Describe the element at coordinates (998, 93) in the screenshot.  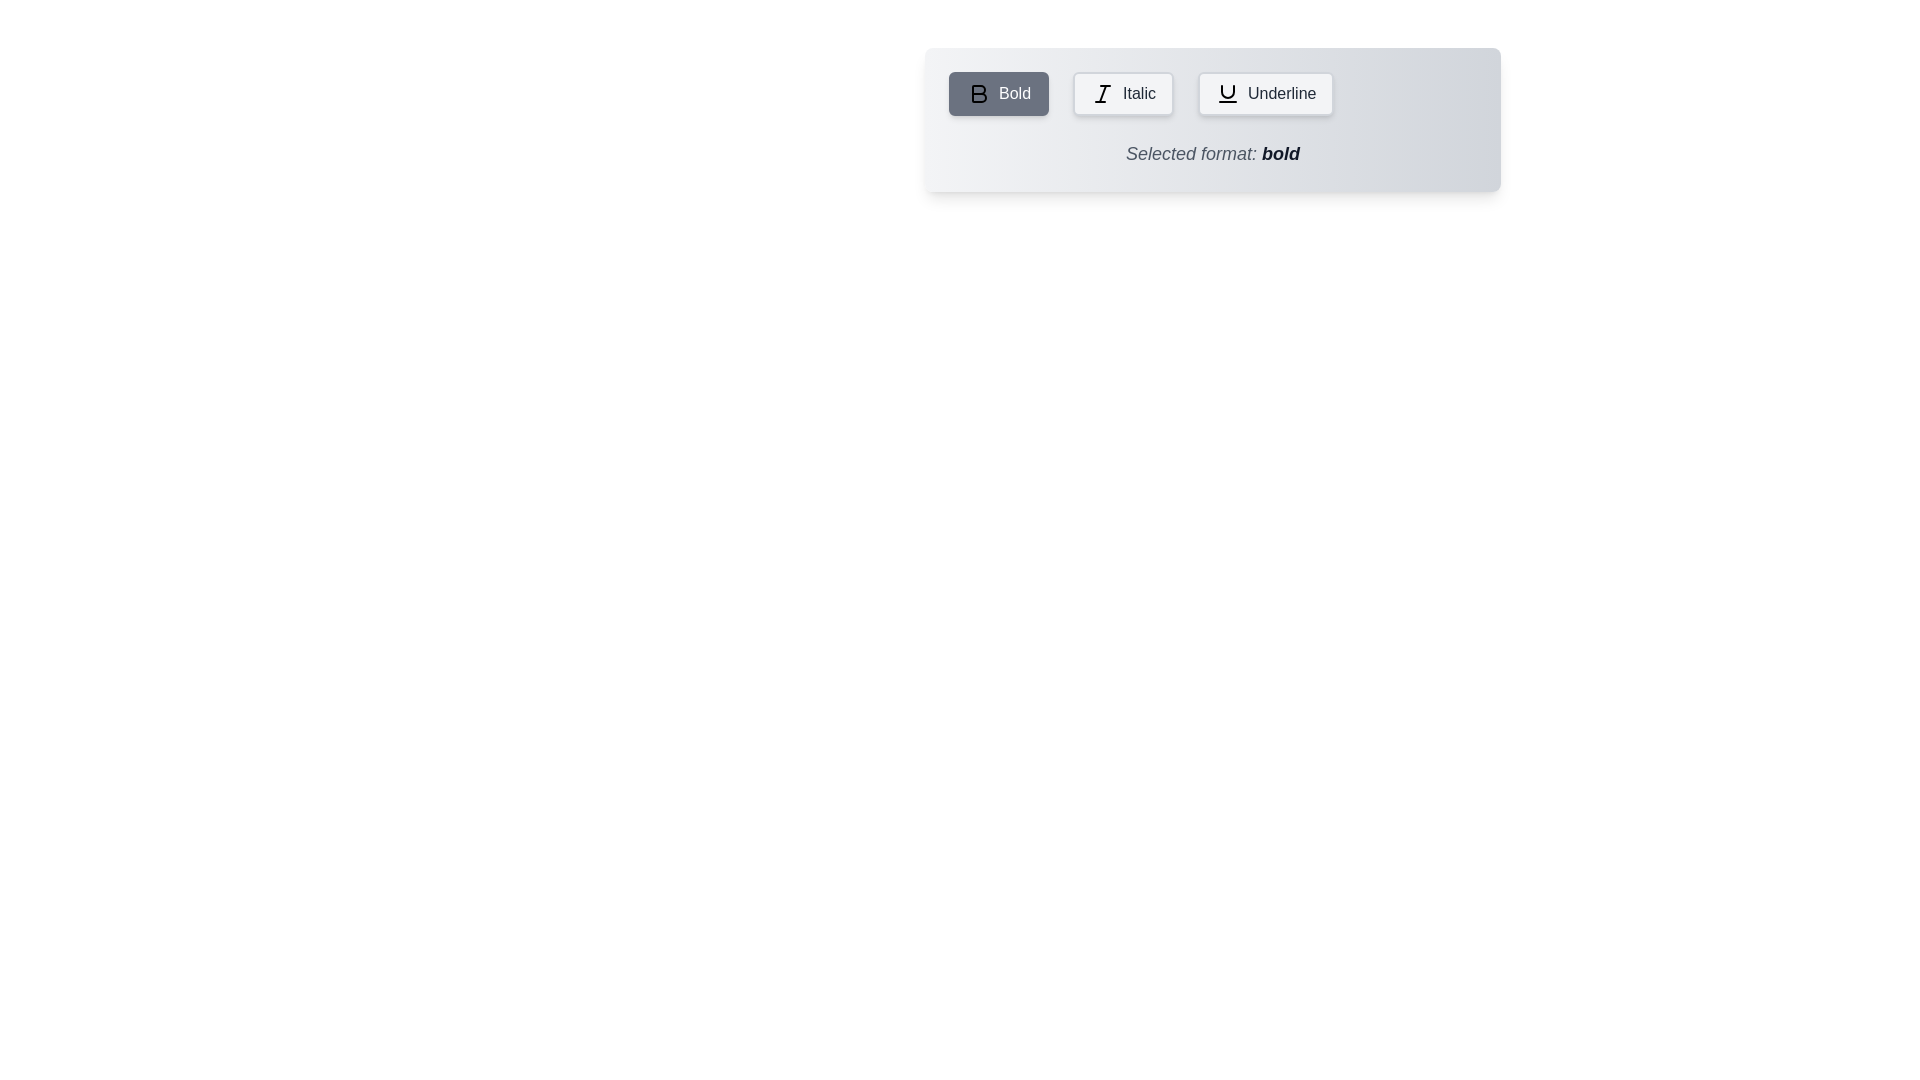
I see `the Bold button to see its hover animation` at that location.